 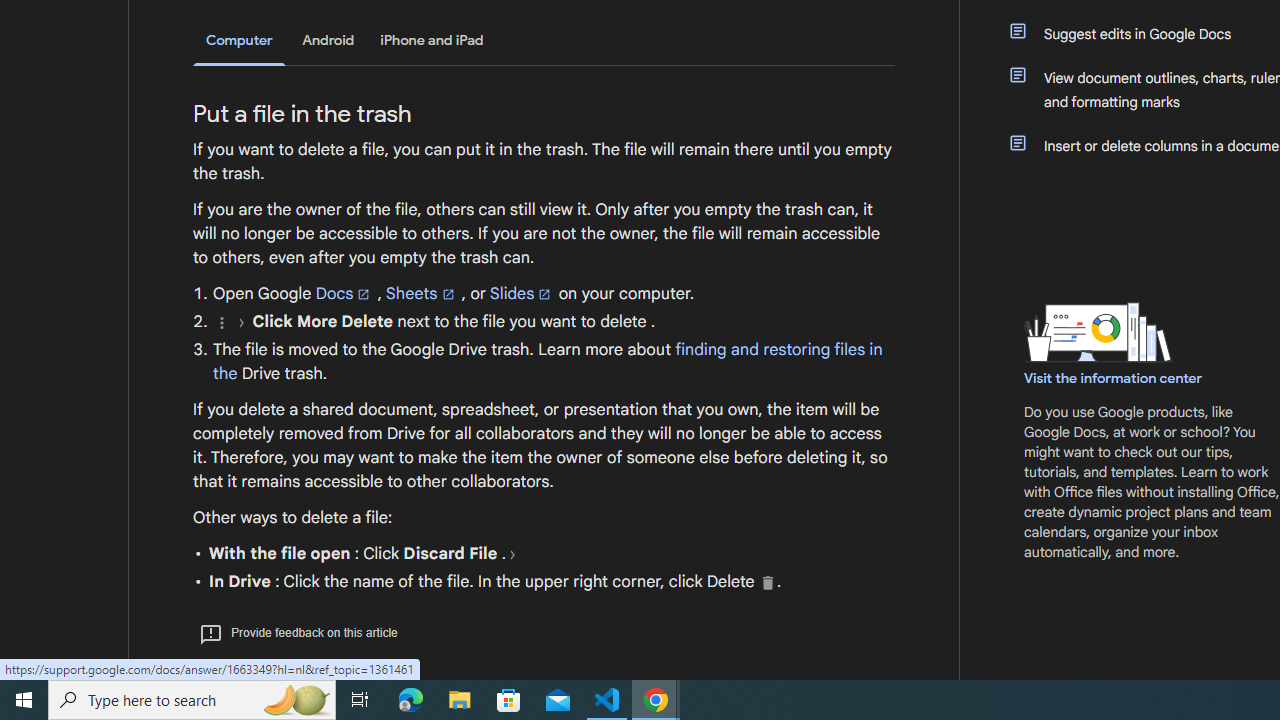 What do you see at coordinates (522, 293) in the screenshot?
I see `'Slides'` at bounding box center [522, 293].